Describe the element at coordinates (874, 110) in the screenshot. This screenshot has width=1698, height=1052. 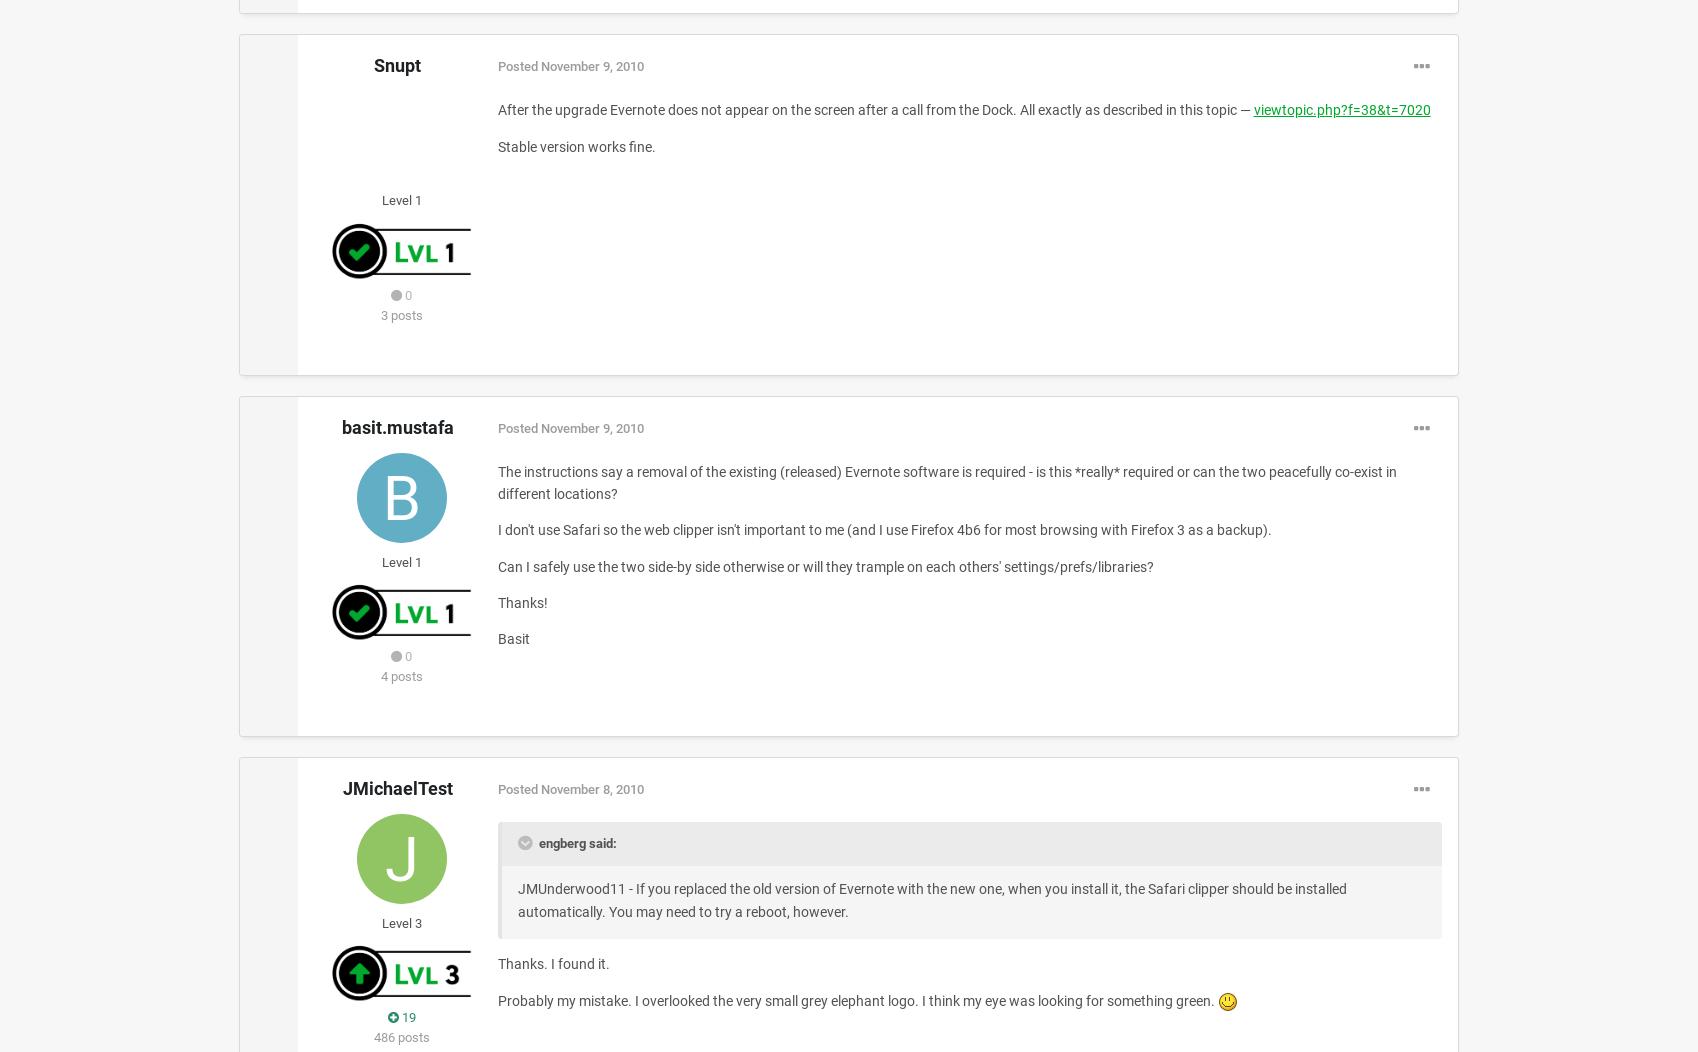
I see `'After the upgrade Evernote does not appear on the screen after a call from the Dock. All exactly as described in this topic —'` at that location.